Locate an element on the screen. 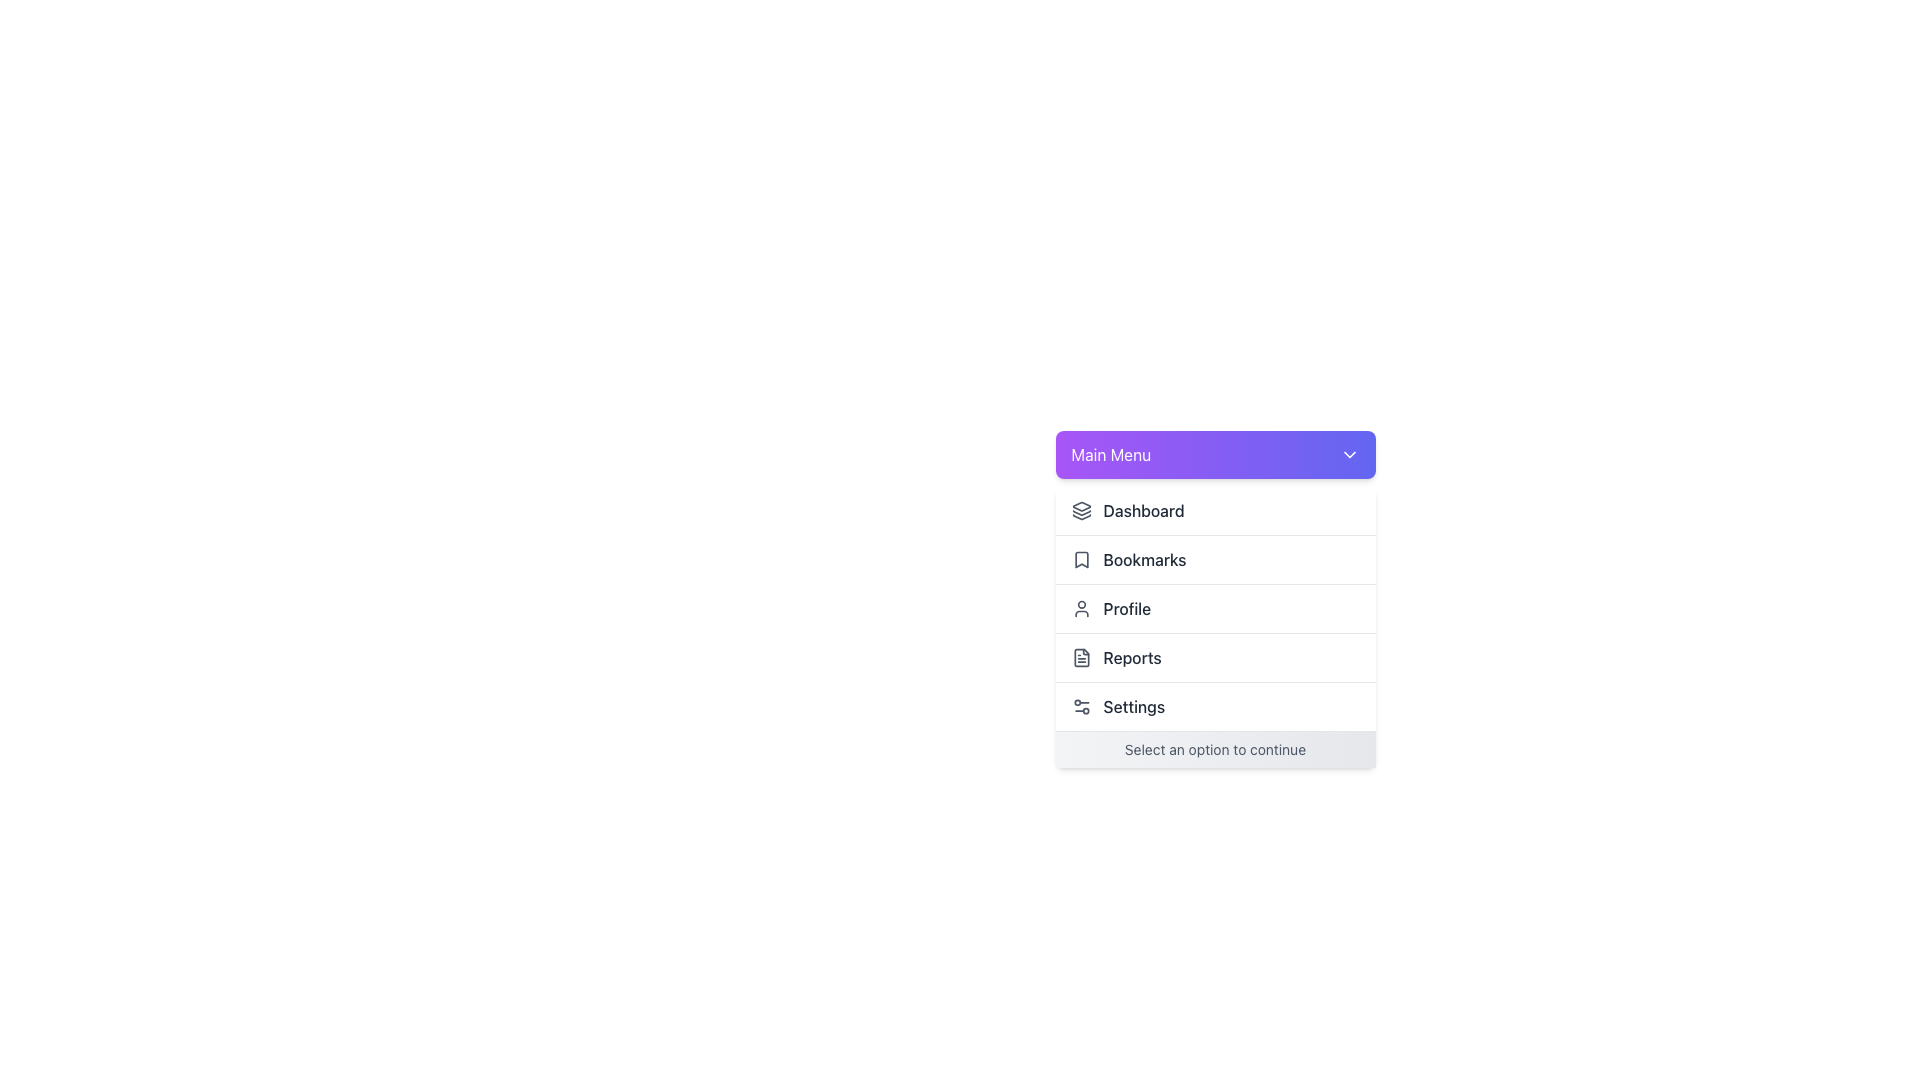 The image size is (1920, 1080). the 'Reports' icon in the dropdown menu under the 'Main Menu' header is located at coordinates (1080, 658).